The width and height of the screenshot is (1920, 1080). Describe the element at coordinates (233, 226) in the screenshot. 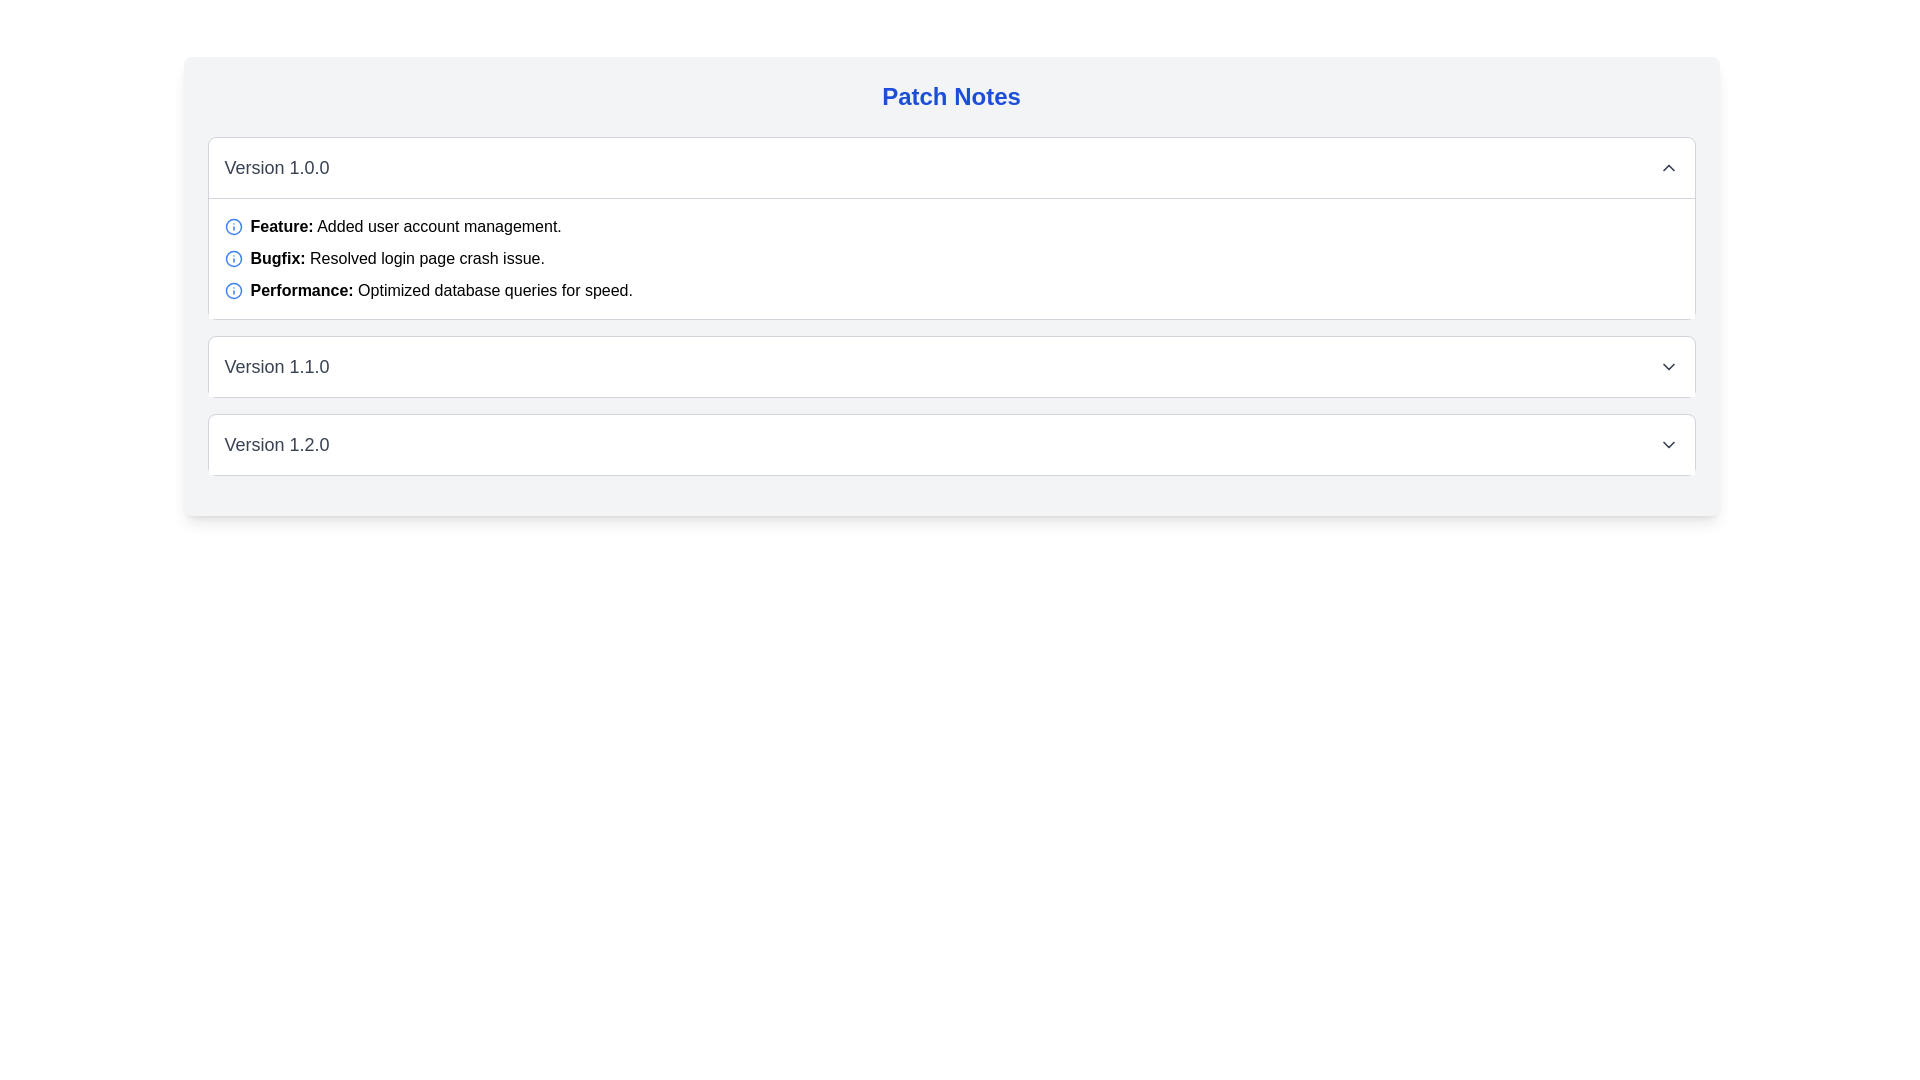

I see `the icon located to the left of the text 'Feature: Added user account management' in the first item of the patch notes under 'Version 1.0.0'` at that location.